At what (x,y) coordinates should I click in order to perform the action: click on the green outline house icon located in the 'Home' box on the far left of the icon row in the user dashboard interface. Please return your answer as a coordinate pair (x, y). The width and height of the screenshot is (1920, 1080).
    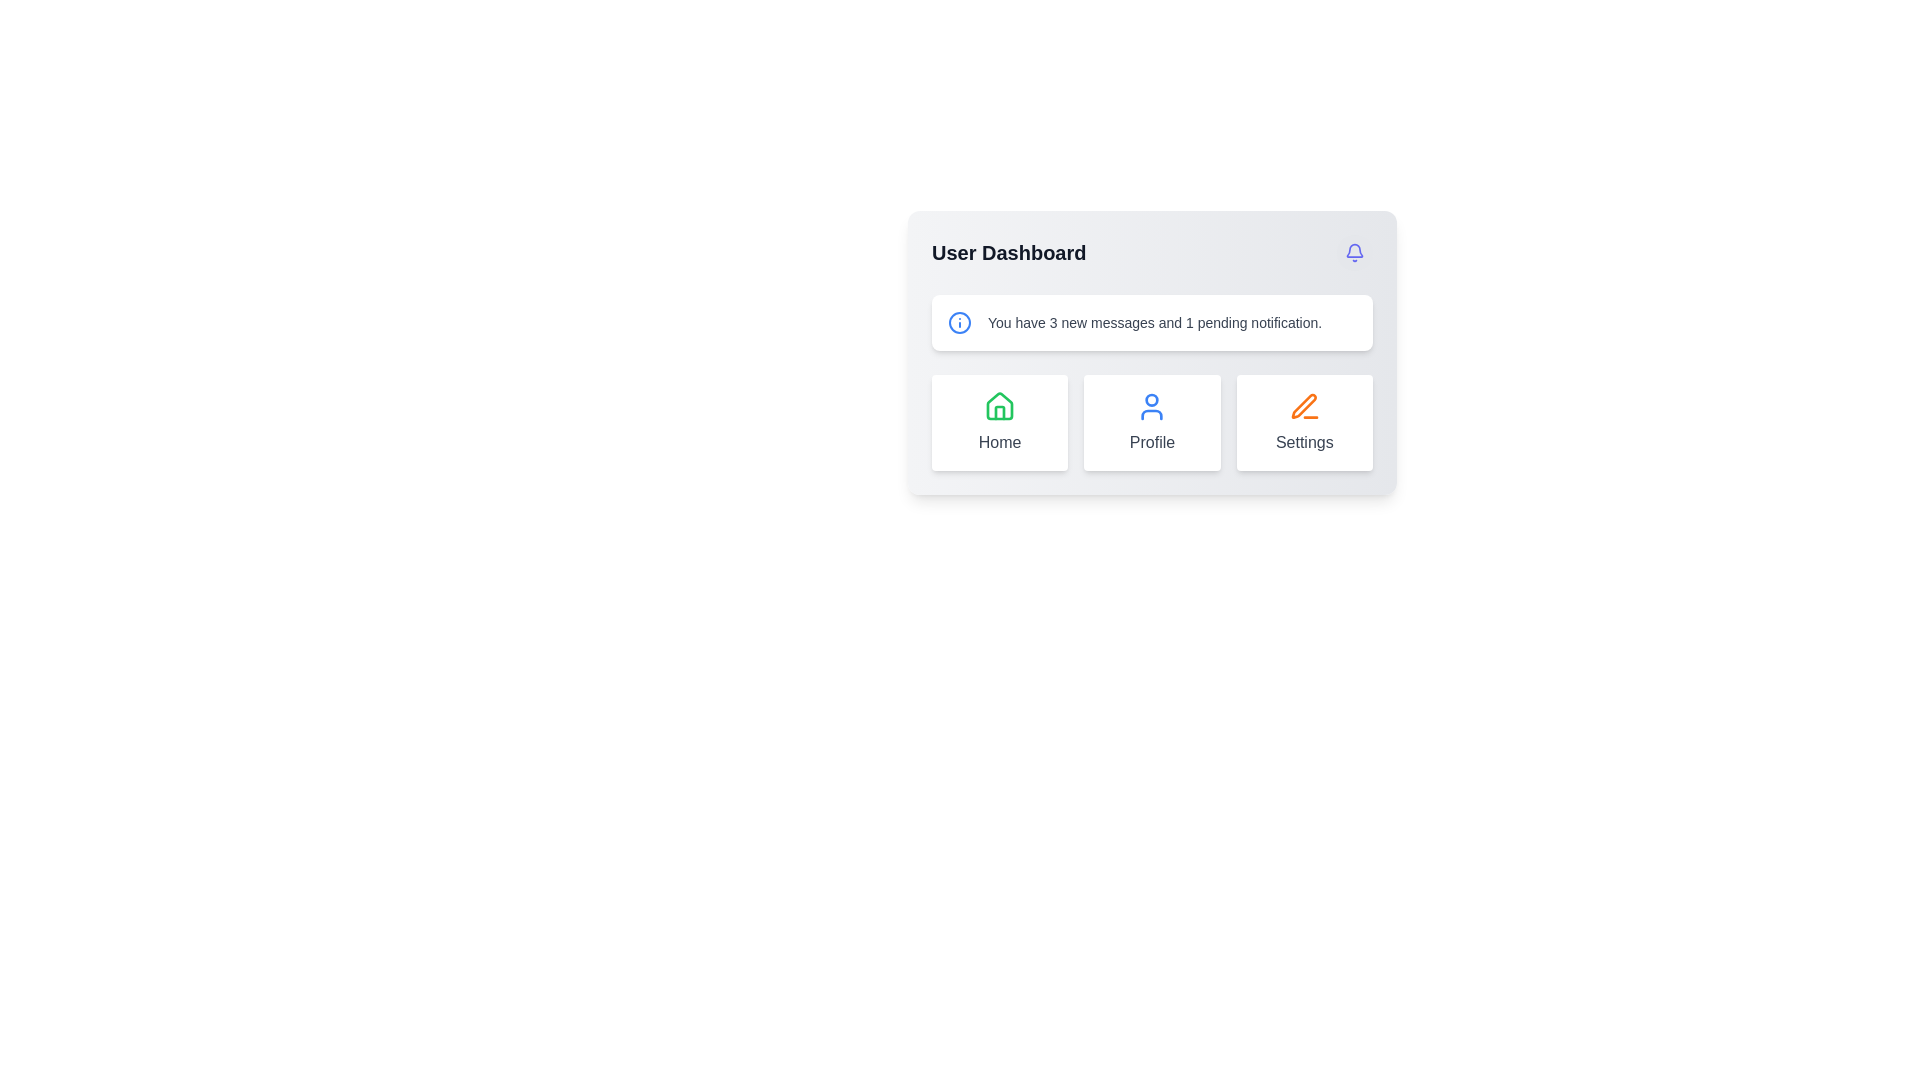
    Looking at the image, I should click on (999, 405).